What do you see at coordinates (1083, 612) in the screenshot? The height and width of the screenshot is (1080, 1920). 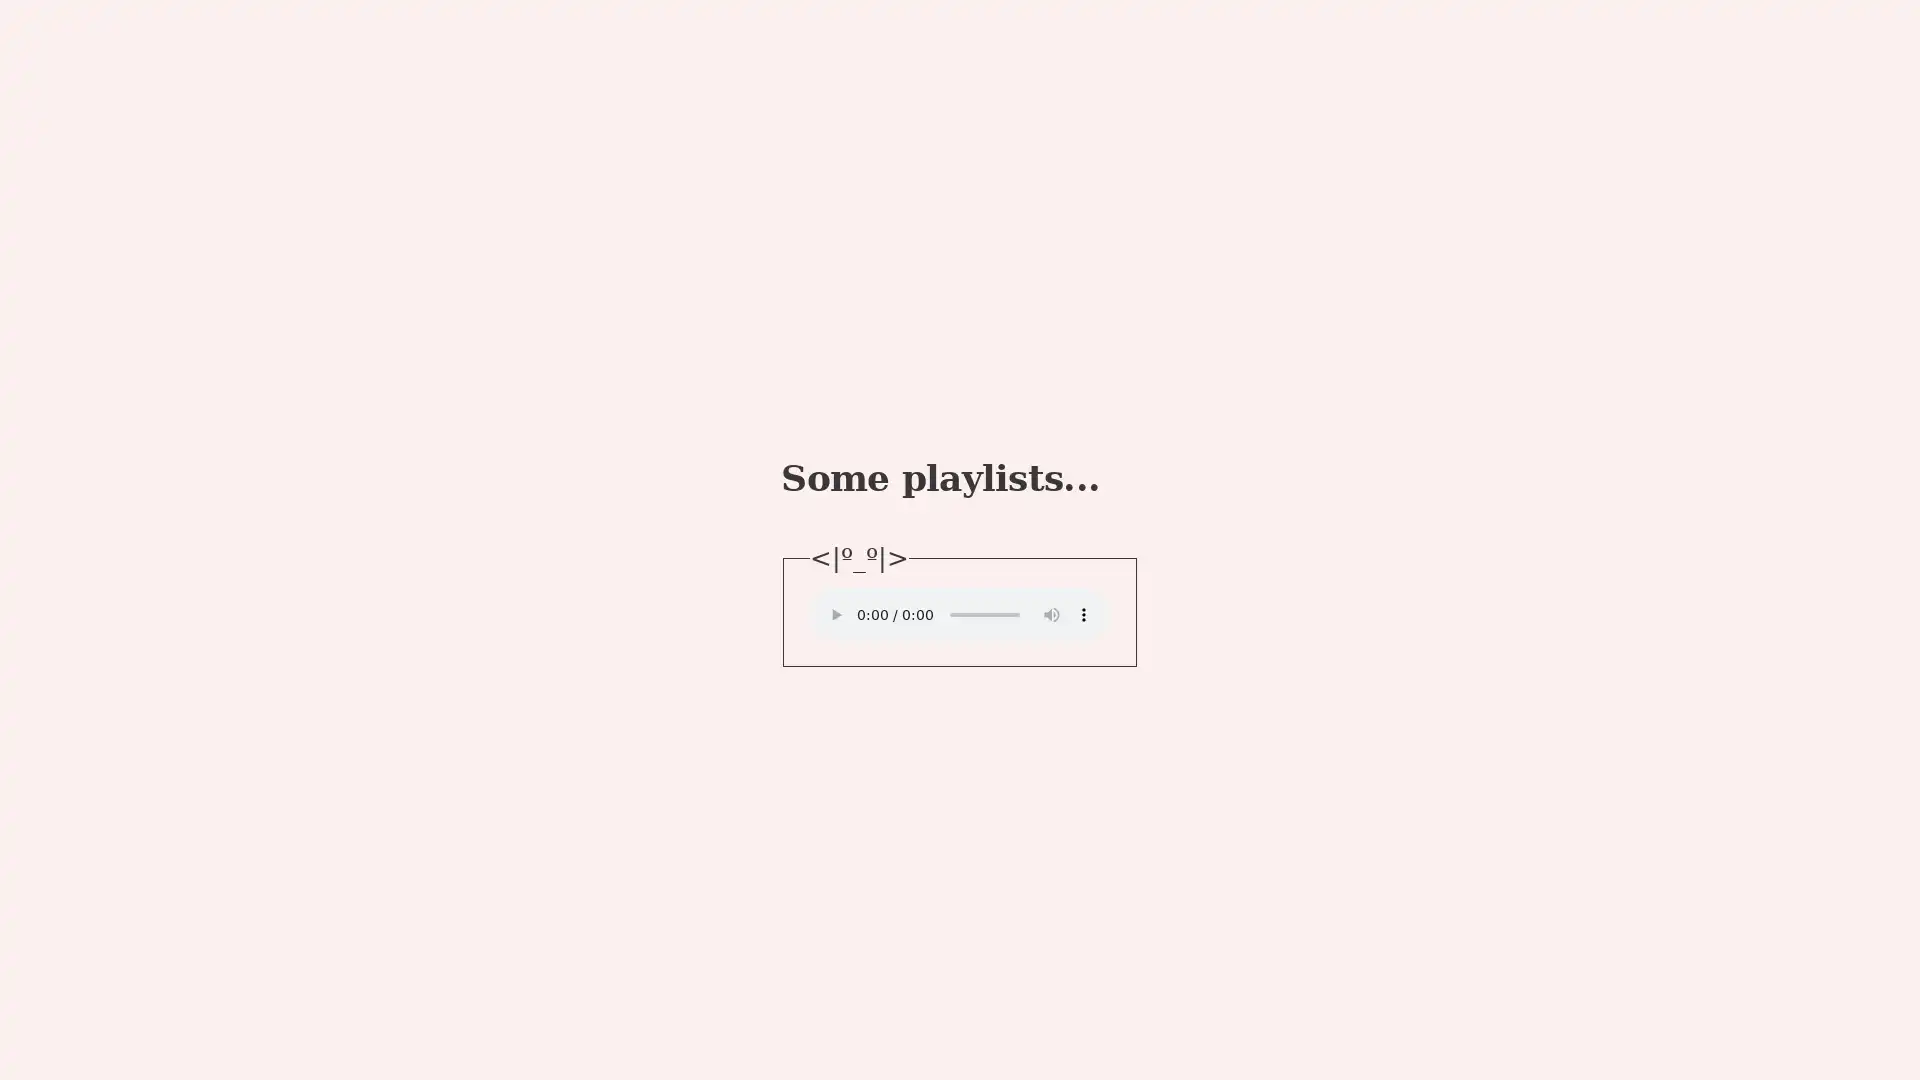 I see `show more media controls` at bounding box center [1083, 612].